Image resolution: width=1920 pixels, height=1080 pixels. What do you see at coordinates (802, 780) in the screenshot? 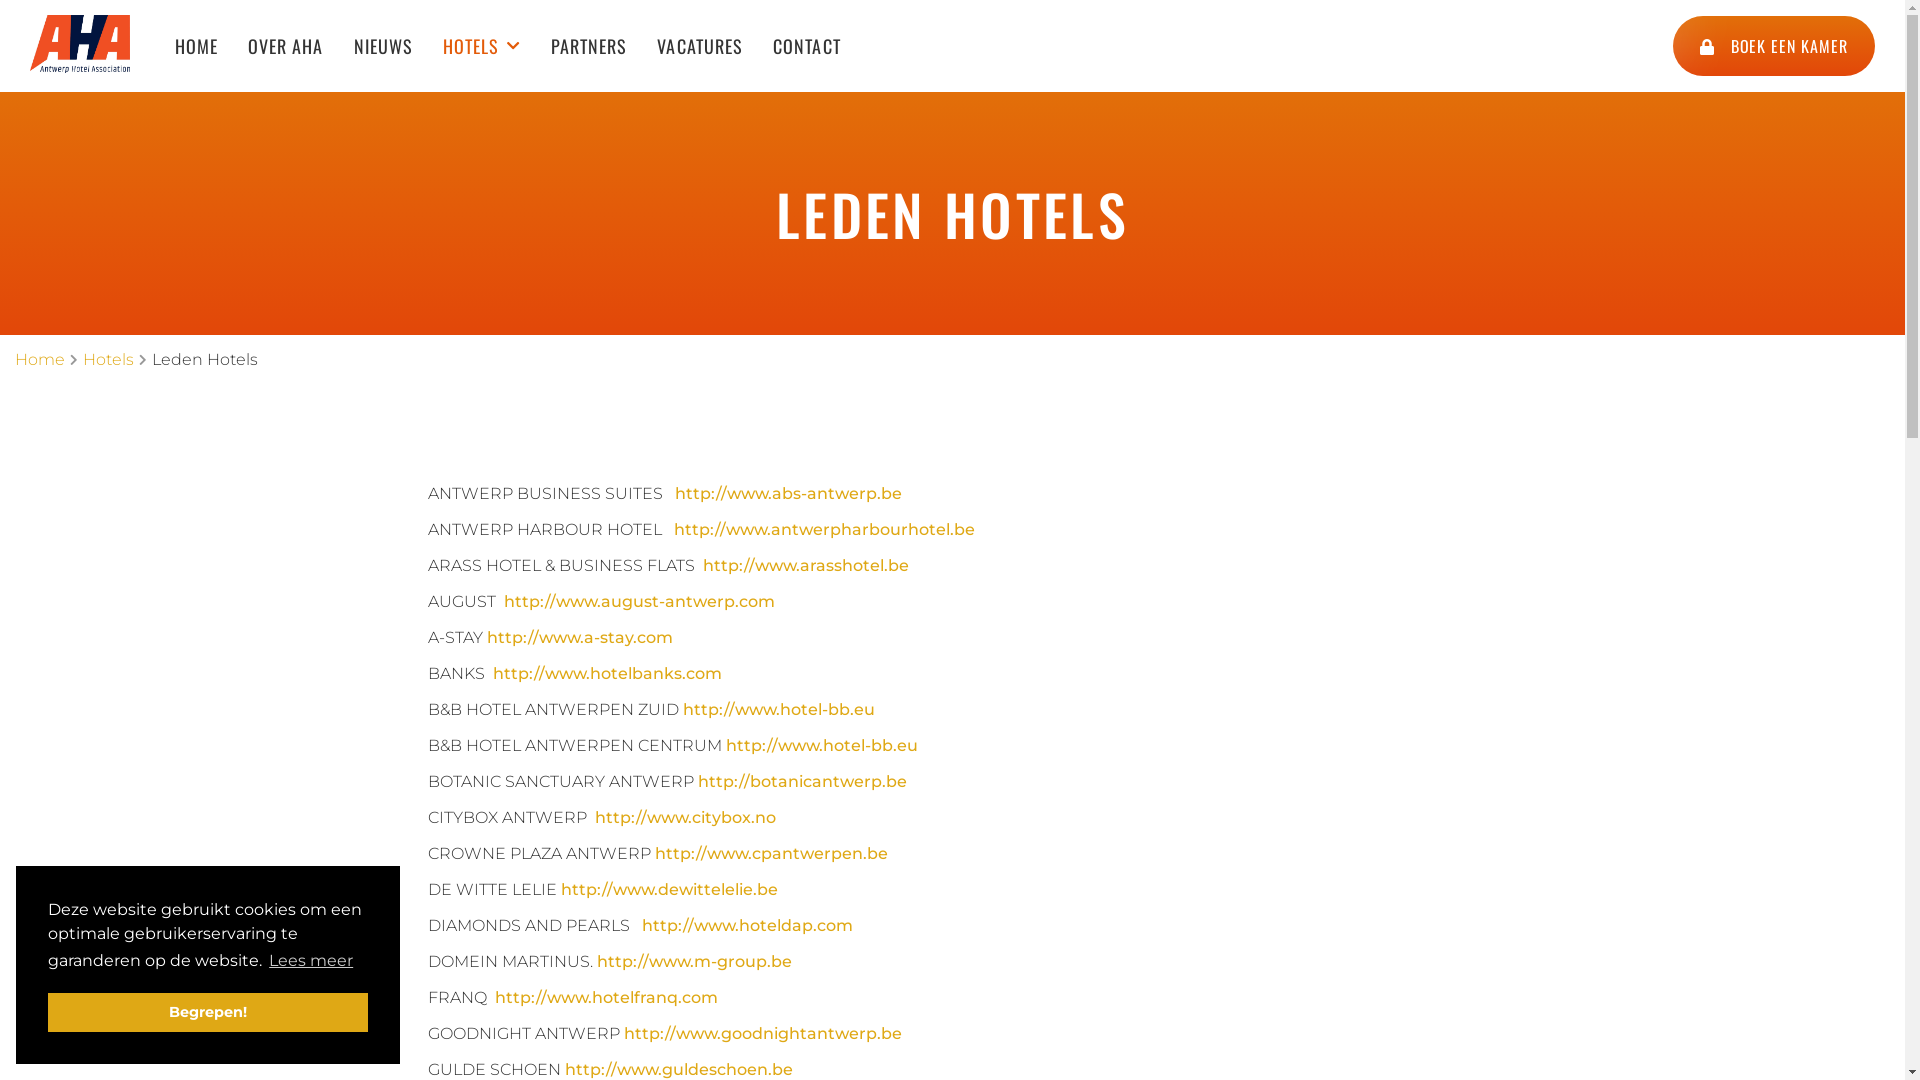
I see `'http://botanicantwerp.be'` at bounding box center [802, 780].